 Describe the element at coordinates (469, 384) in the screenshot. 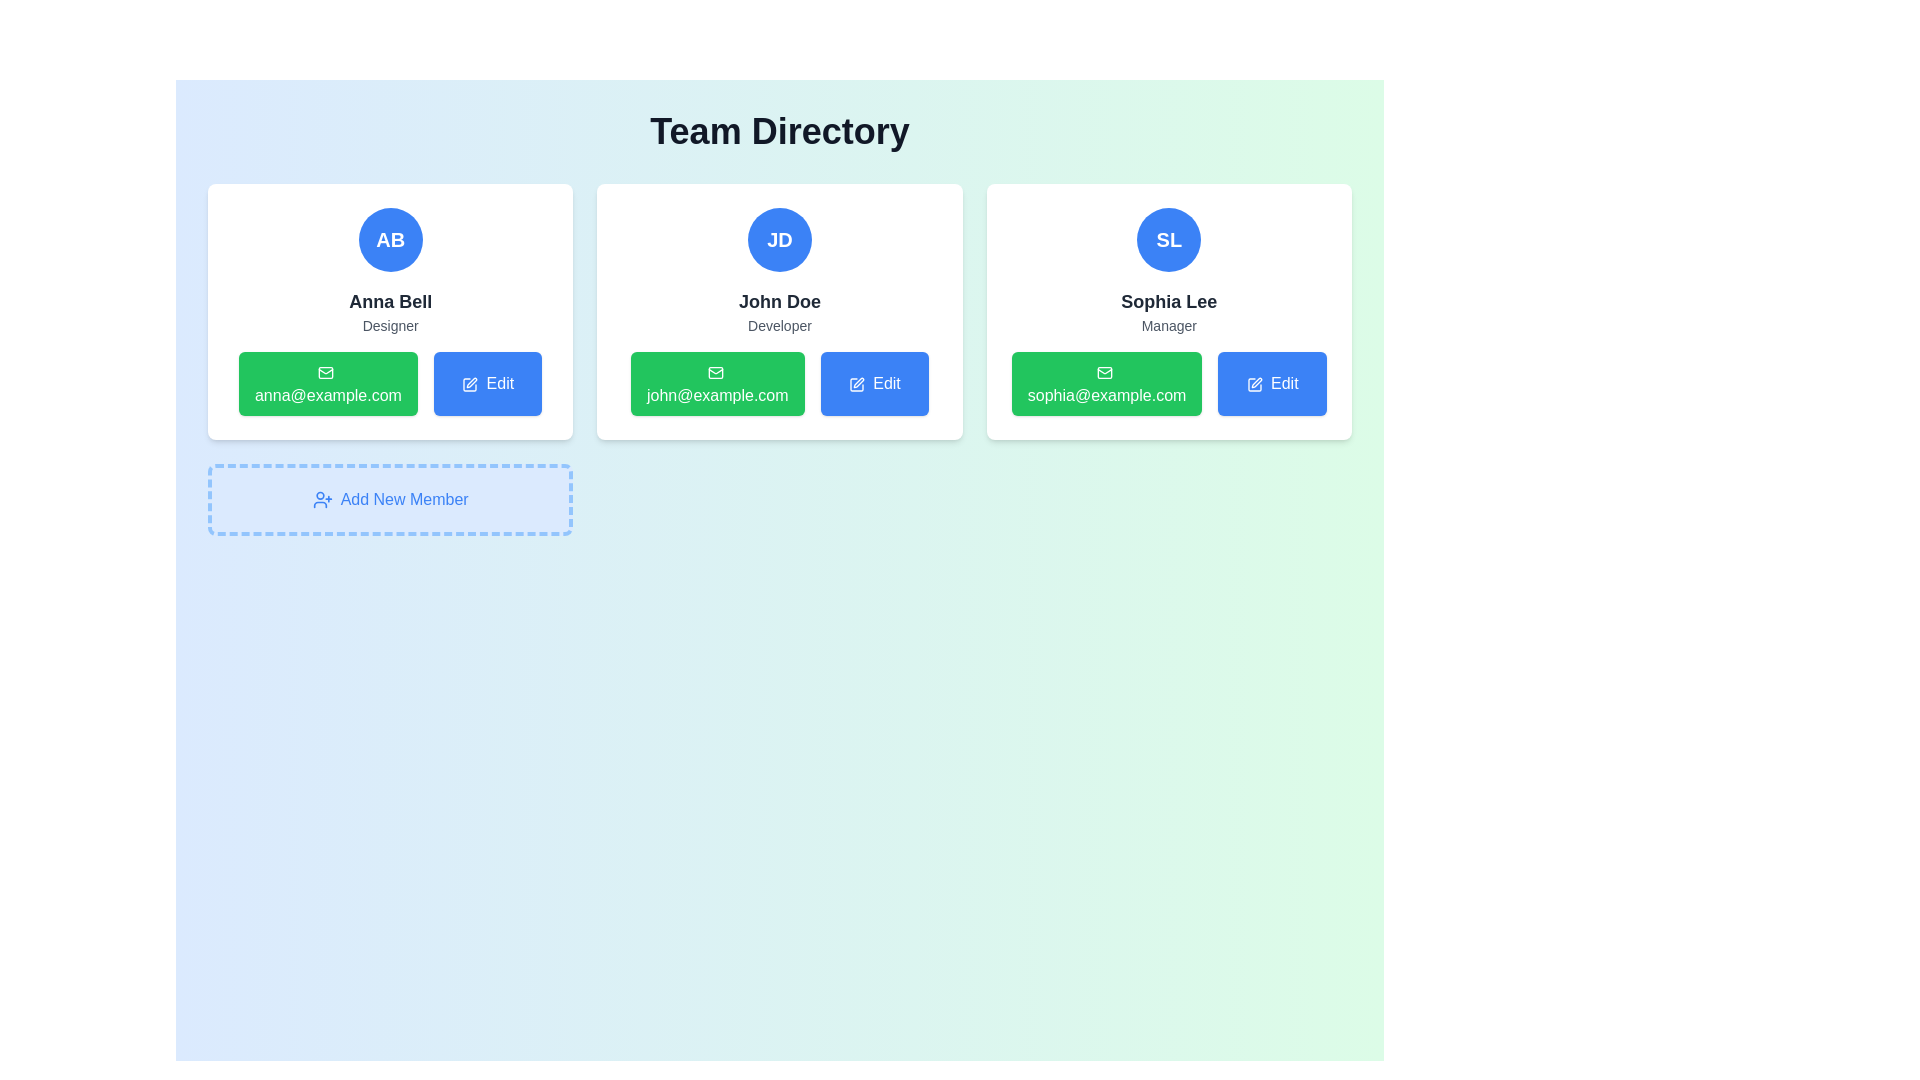

I see `the 'Edit' button icon for the user 'Anna Bell' in the Team Directory` at that location.